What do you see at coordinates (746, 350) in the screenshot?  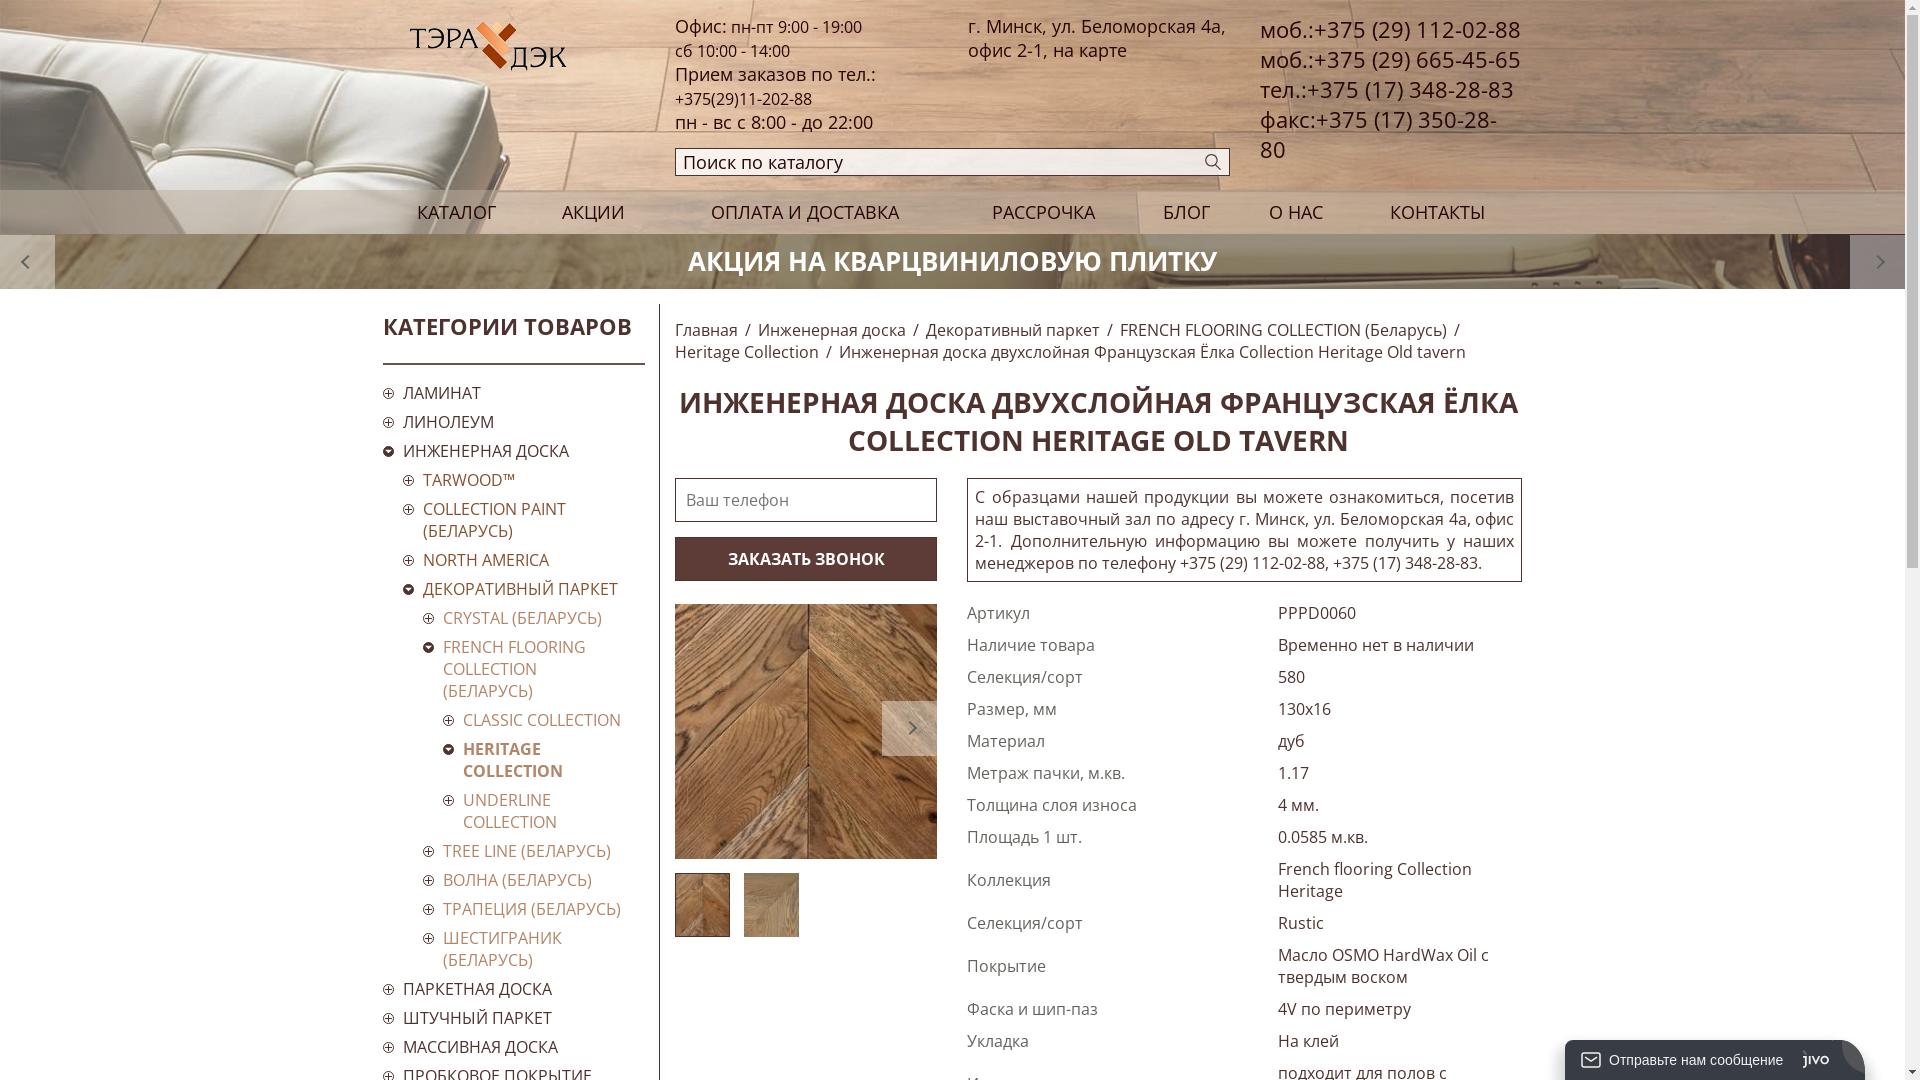 I see `'Heritage Collection'` at bounding box center [746, 350].